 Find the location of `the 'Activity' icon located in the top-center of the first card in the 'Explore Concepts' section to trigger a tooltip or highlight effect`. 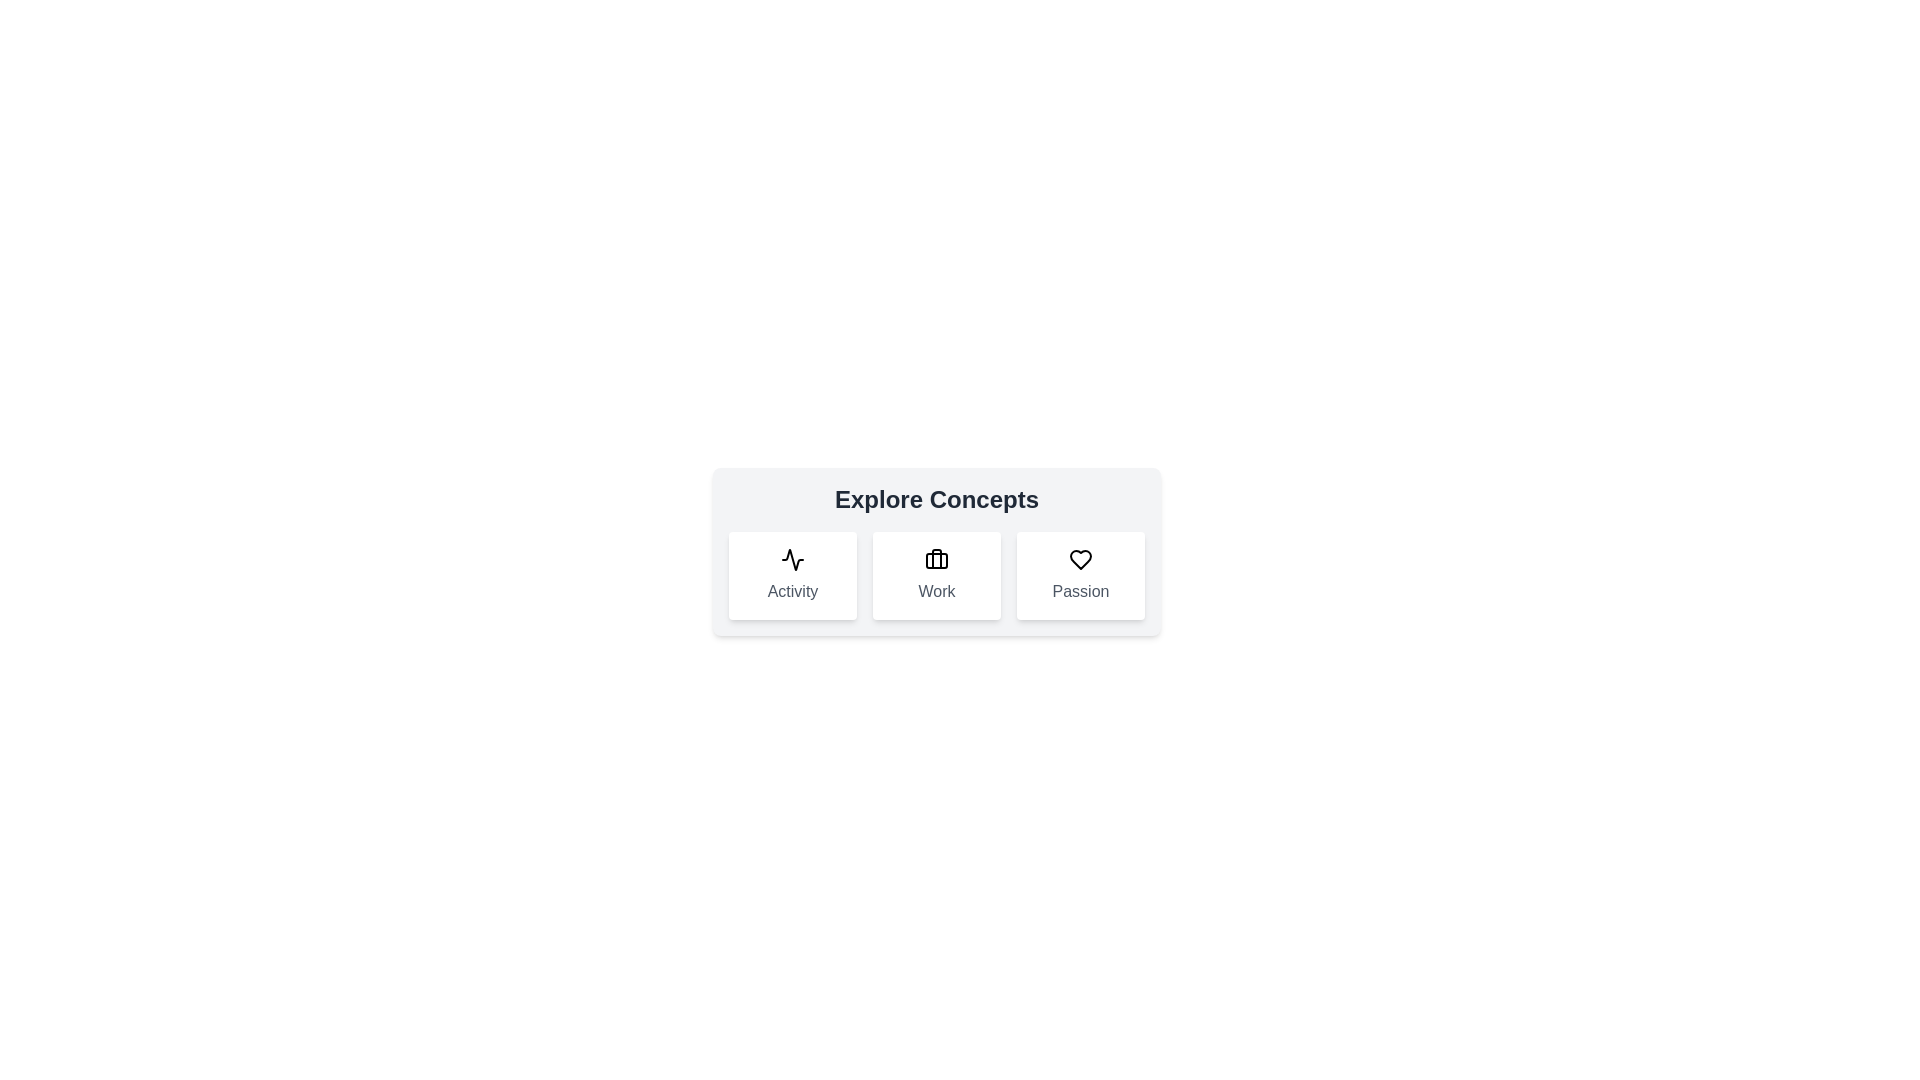

the 'Activity' icon located in the top-center of the first card in the 'Explore Concepts' section to trigger a tooltip or highlight effect is located at coordinates (791, 559).